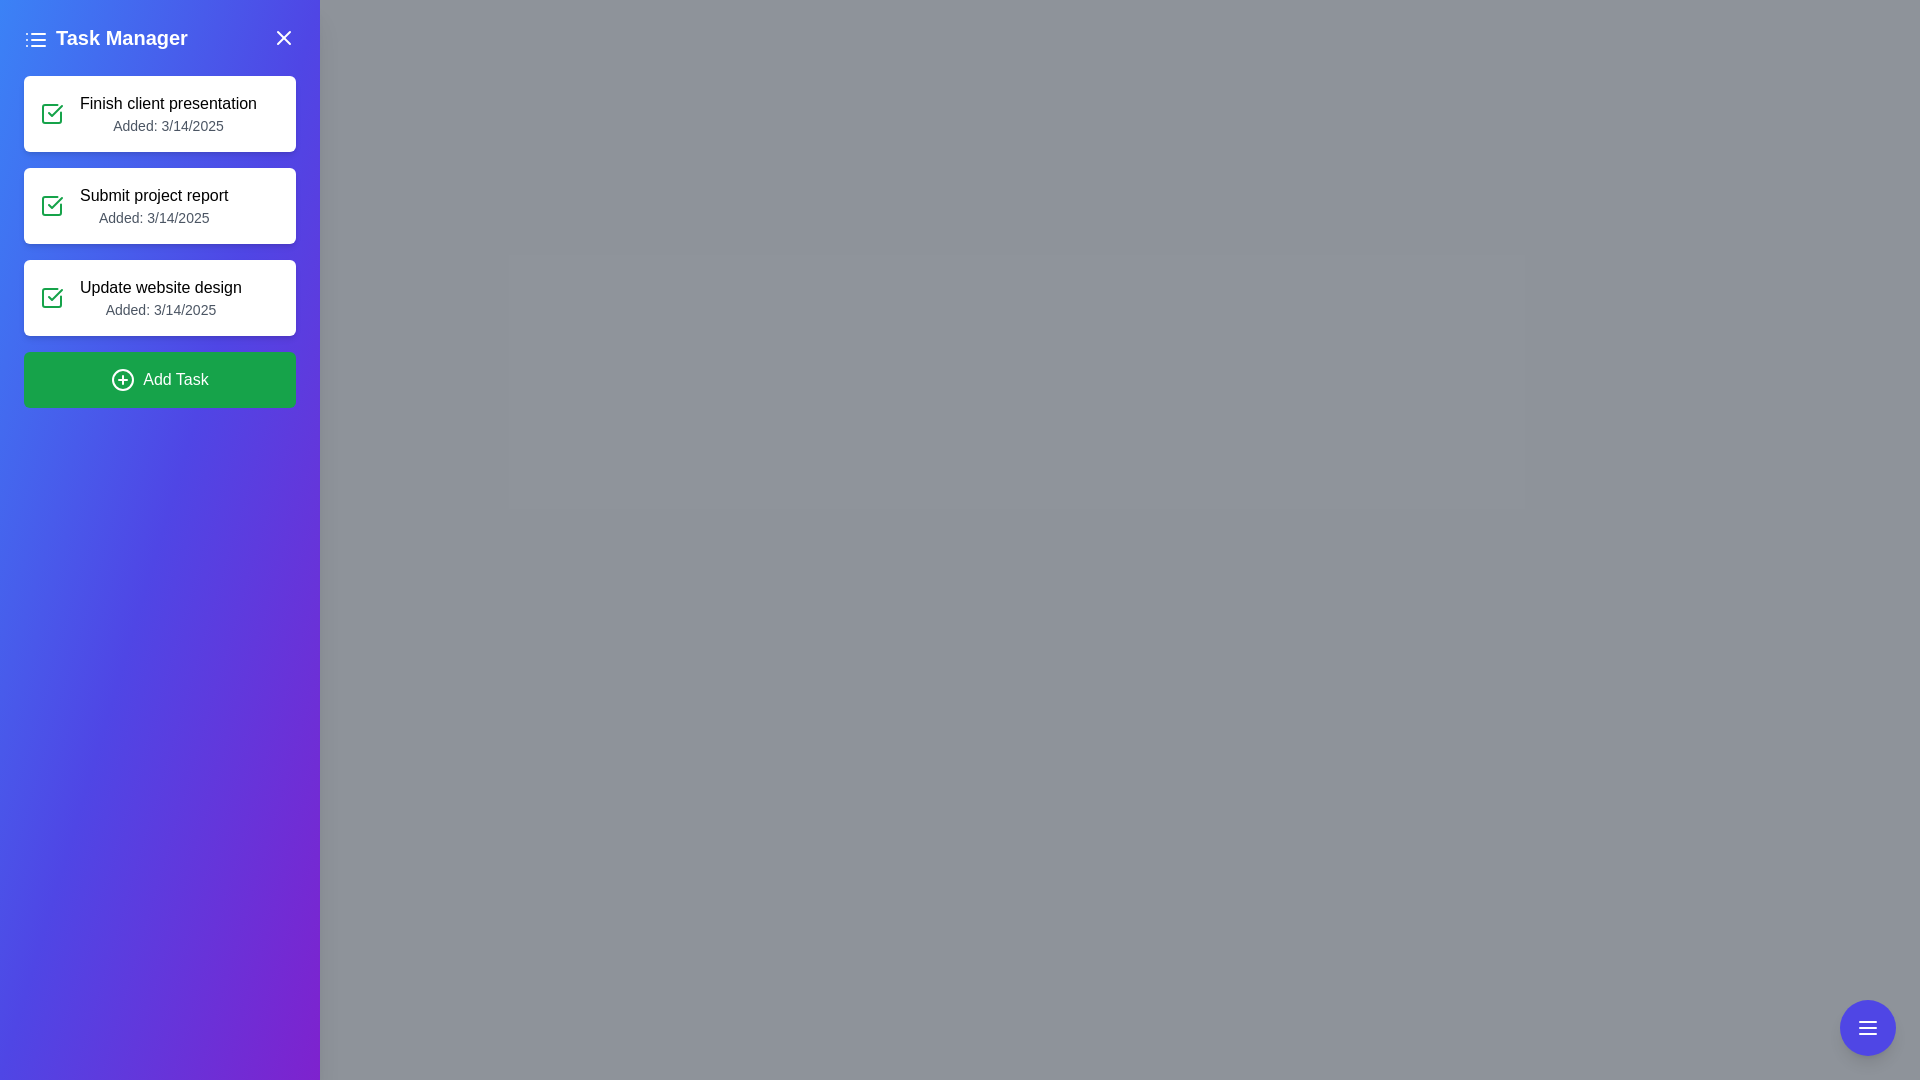 This screenshot has height=1080, width=1920. I want to click on the completion status of the task indicated by the icon located at the top-left corner of the card labeled 'Finish client presentation', so click(52, 114).